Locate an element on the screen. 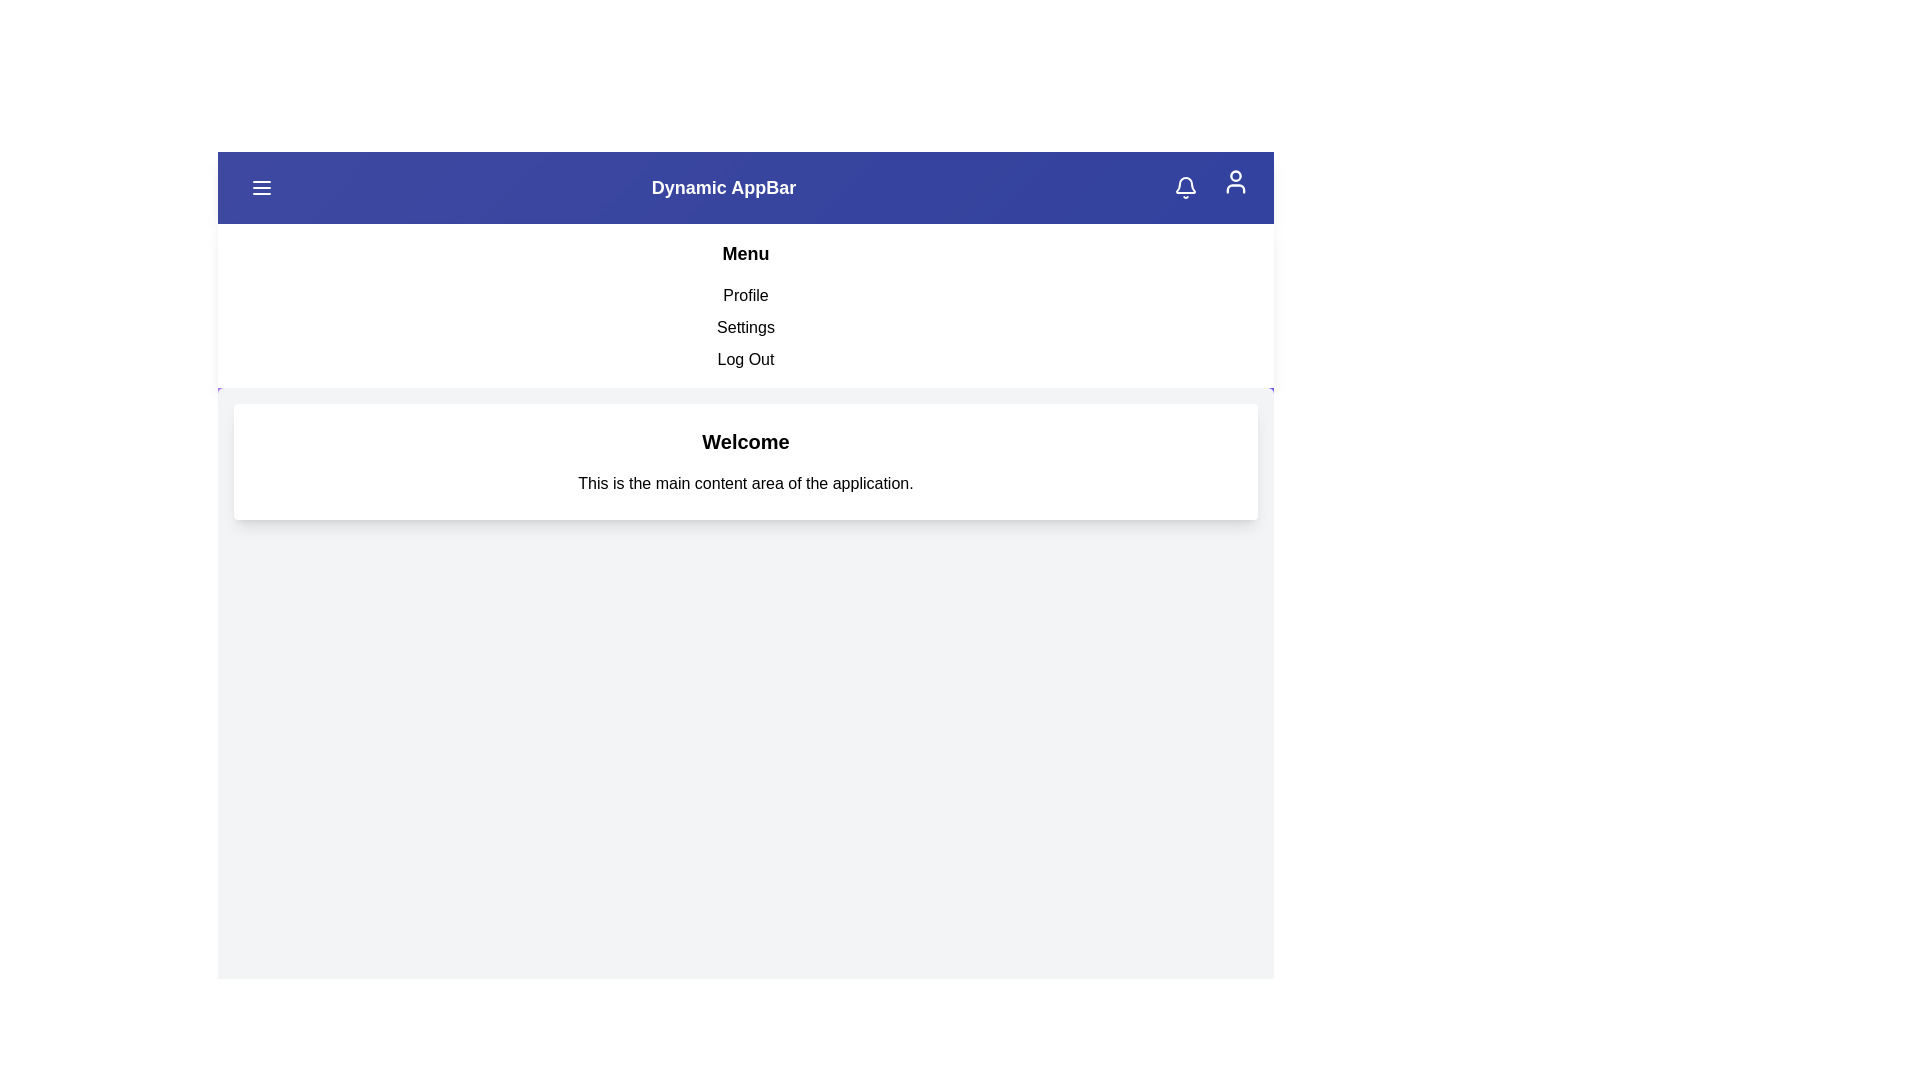  the menu item Profile to navigate to its respective section is located at coordinates (744, 296).